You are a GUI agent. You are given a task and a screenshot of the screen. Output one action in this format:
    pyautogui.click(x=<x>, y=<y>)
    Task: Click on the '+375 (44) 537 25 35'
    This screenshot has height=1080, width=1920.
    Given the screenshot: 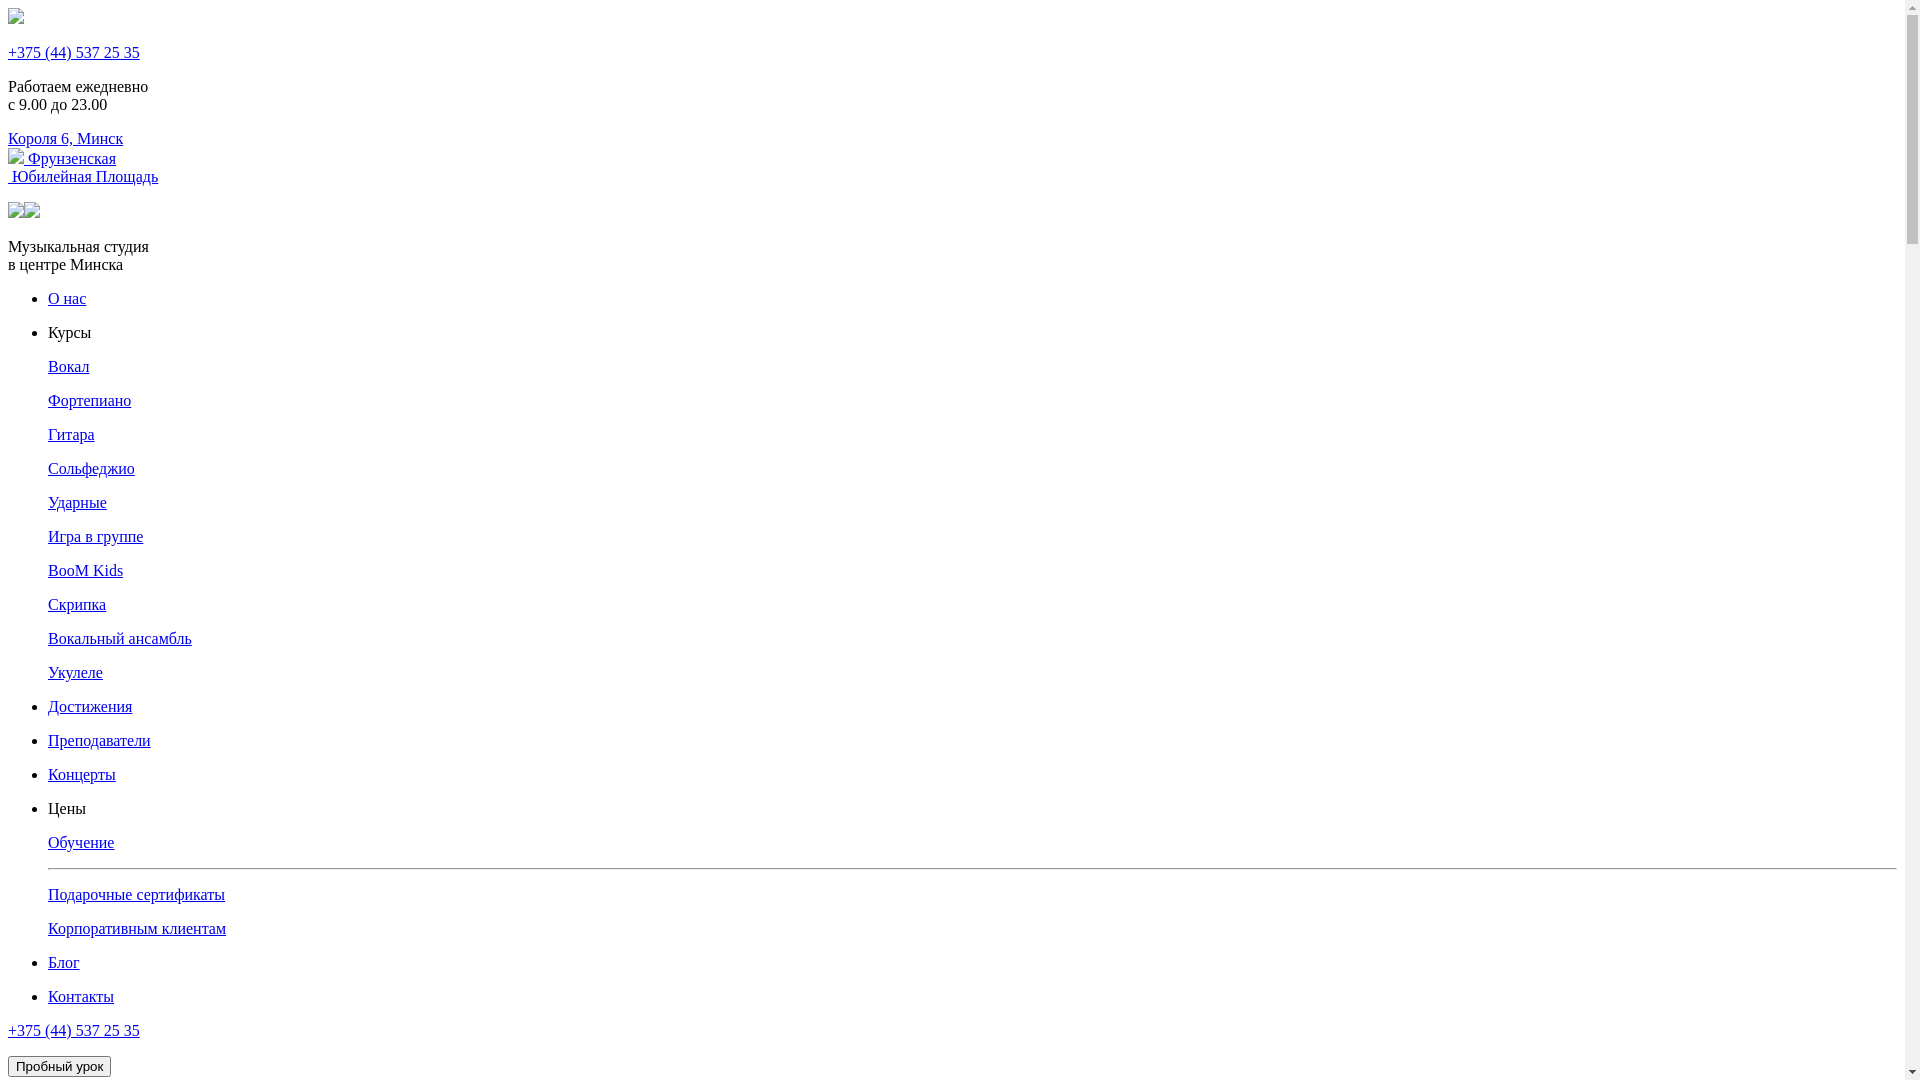 What is the action you would take?
    pyautogui.click(x=73, y=51)
    